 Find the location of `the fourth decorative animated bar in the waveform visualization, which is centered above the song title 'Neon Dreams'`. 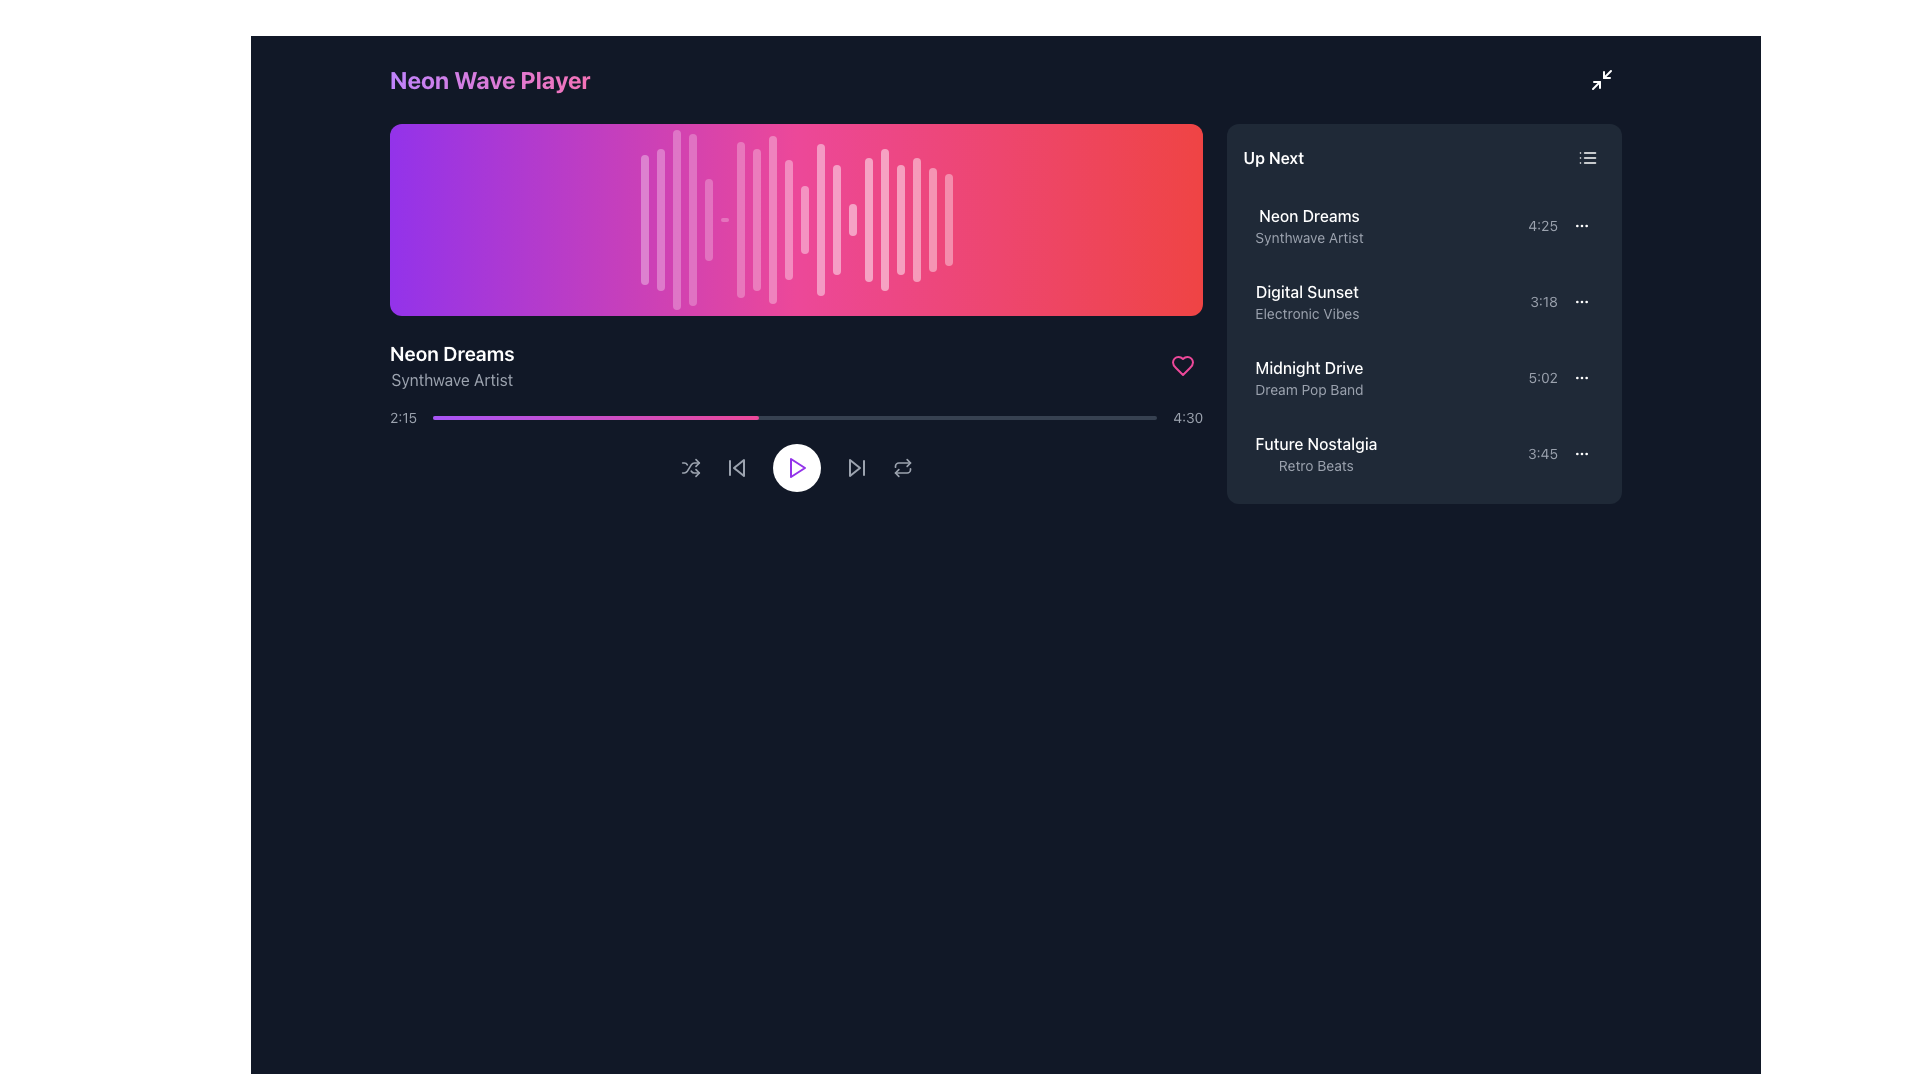

the fourth decorative animated bar in the waveform visualization, which is centered above the song title 'Neon Dreams' is located at coordinates (692, 219).